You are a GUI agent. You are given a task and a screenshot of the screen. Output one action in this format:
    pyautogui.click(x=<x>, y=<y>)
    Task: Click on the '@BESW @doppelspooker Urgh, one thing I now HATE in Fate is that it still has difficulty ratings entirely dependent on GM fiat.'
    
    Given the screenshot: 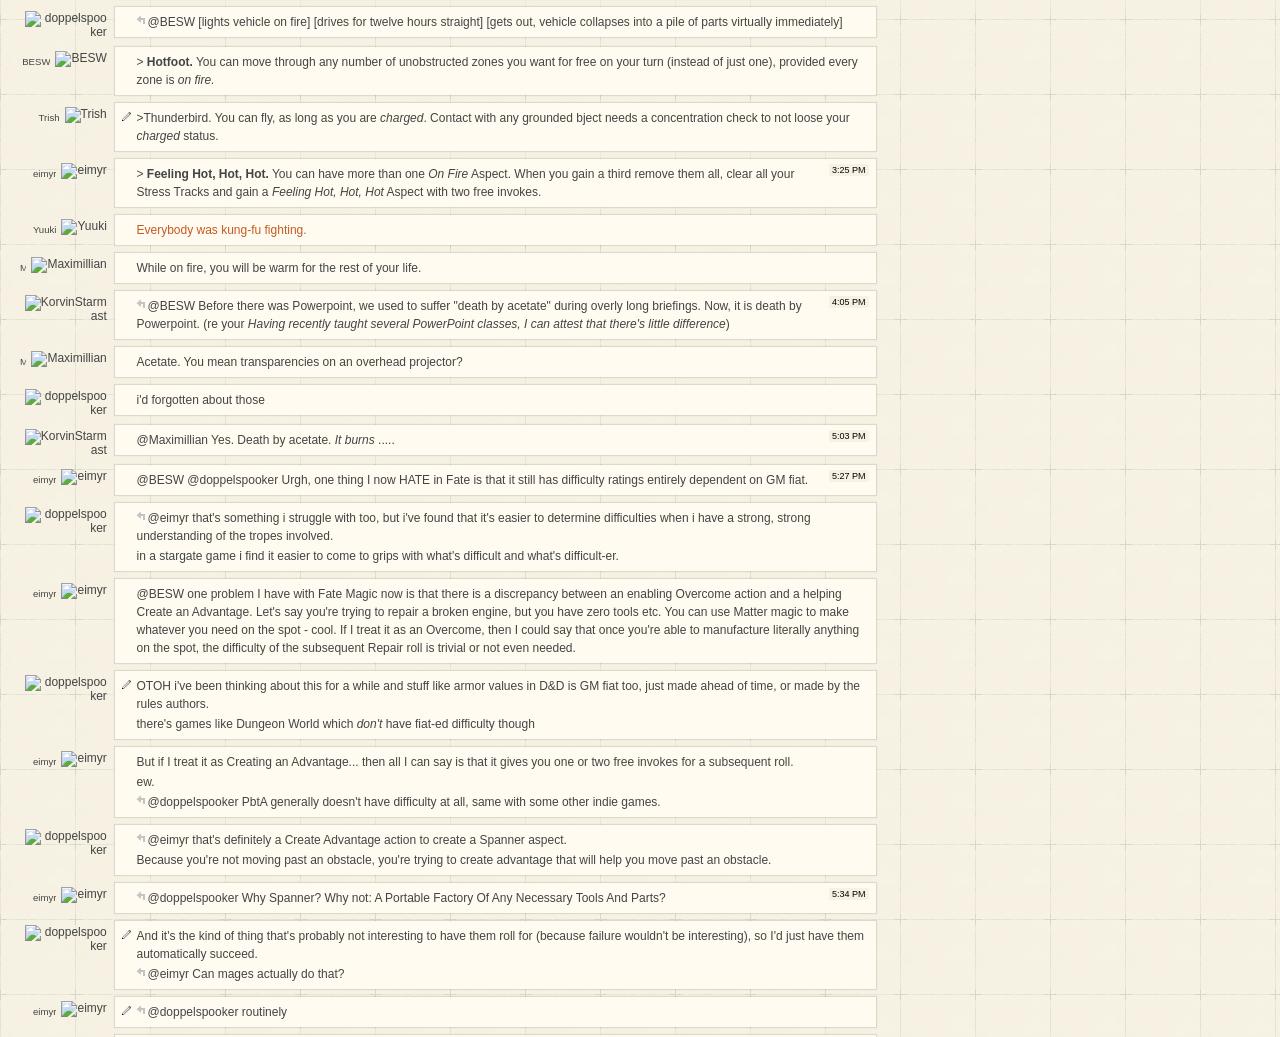 What is the action you would take?
    pyautogui.click(x=470, y=479)
    